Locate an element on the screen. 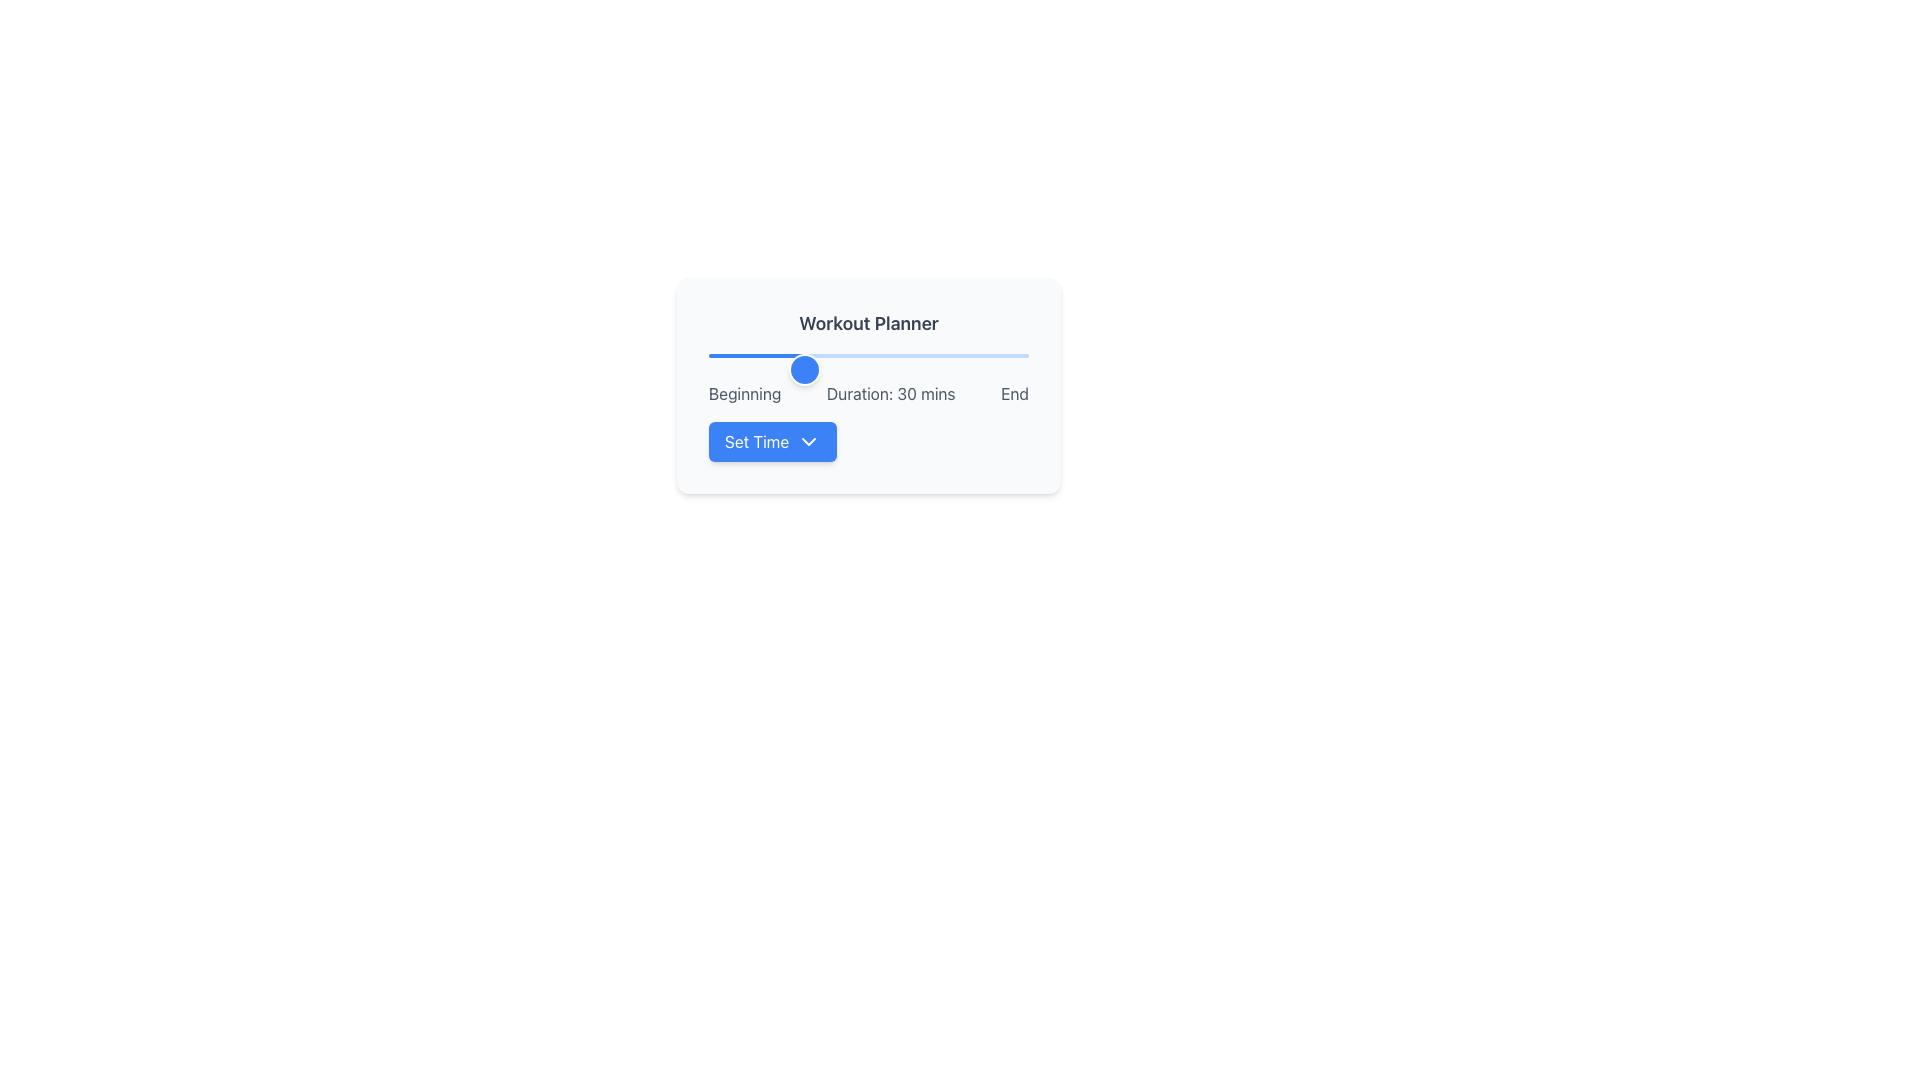 This screenshot has height=1080, width=1920. the slider is located at coordinates (941, 353).